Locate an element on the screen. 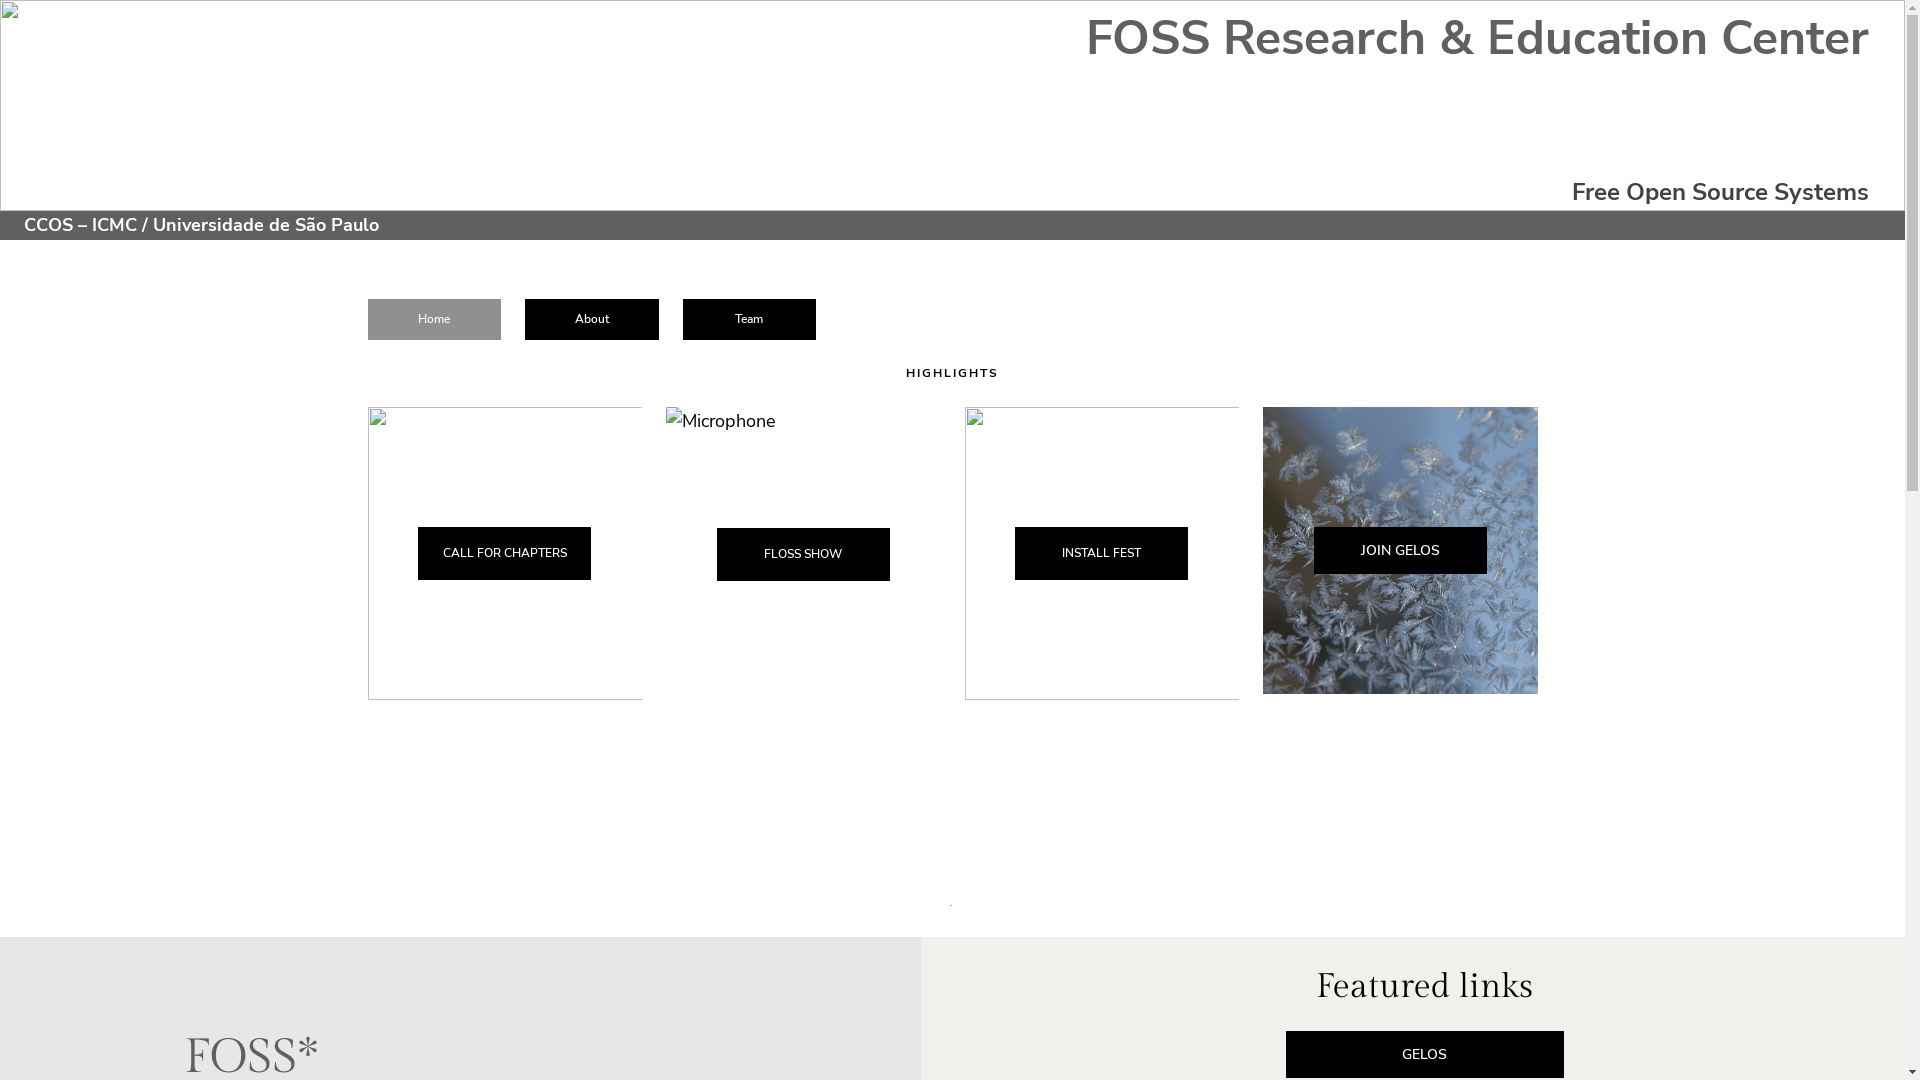 Image resolution: width=1920 pixels, height=1080 pixels. 'JOIN GELOS' is located at coordinates (1314, 550).